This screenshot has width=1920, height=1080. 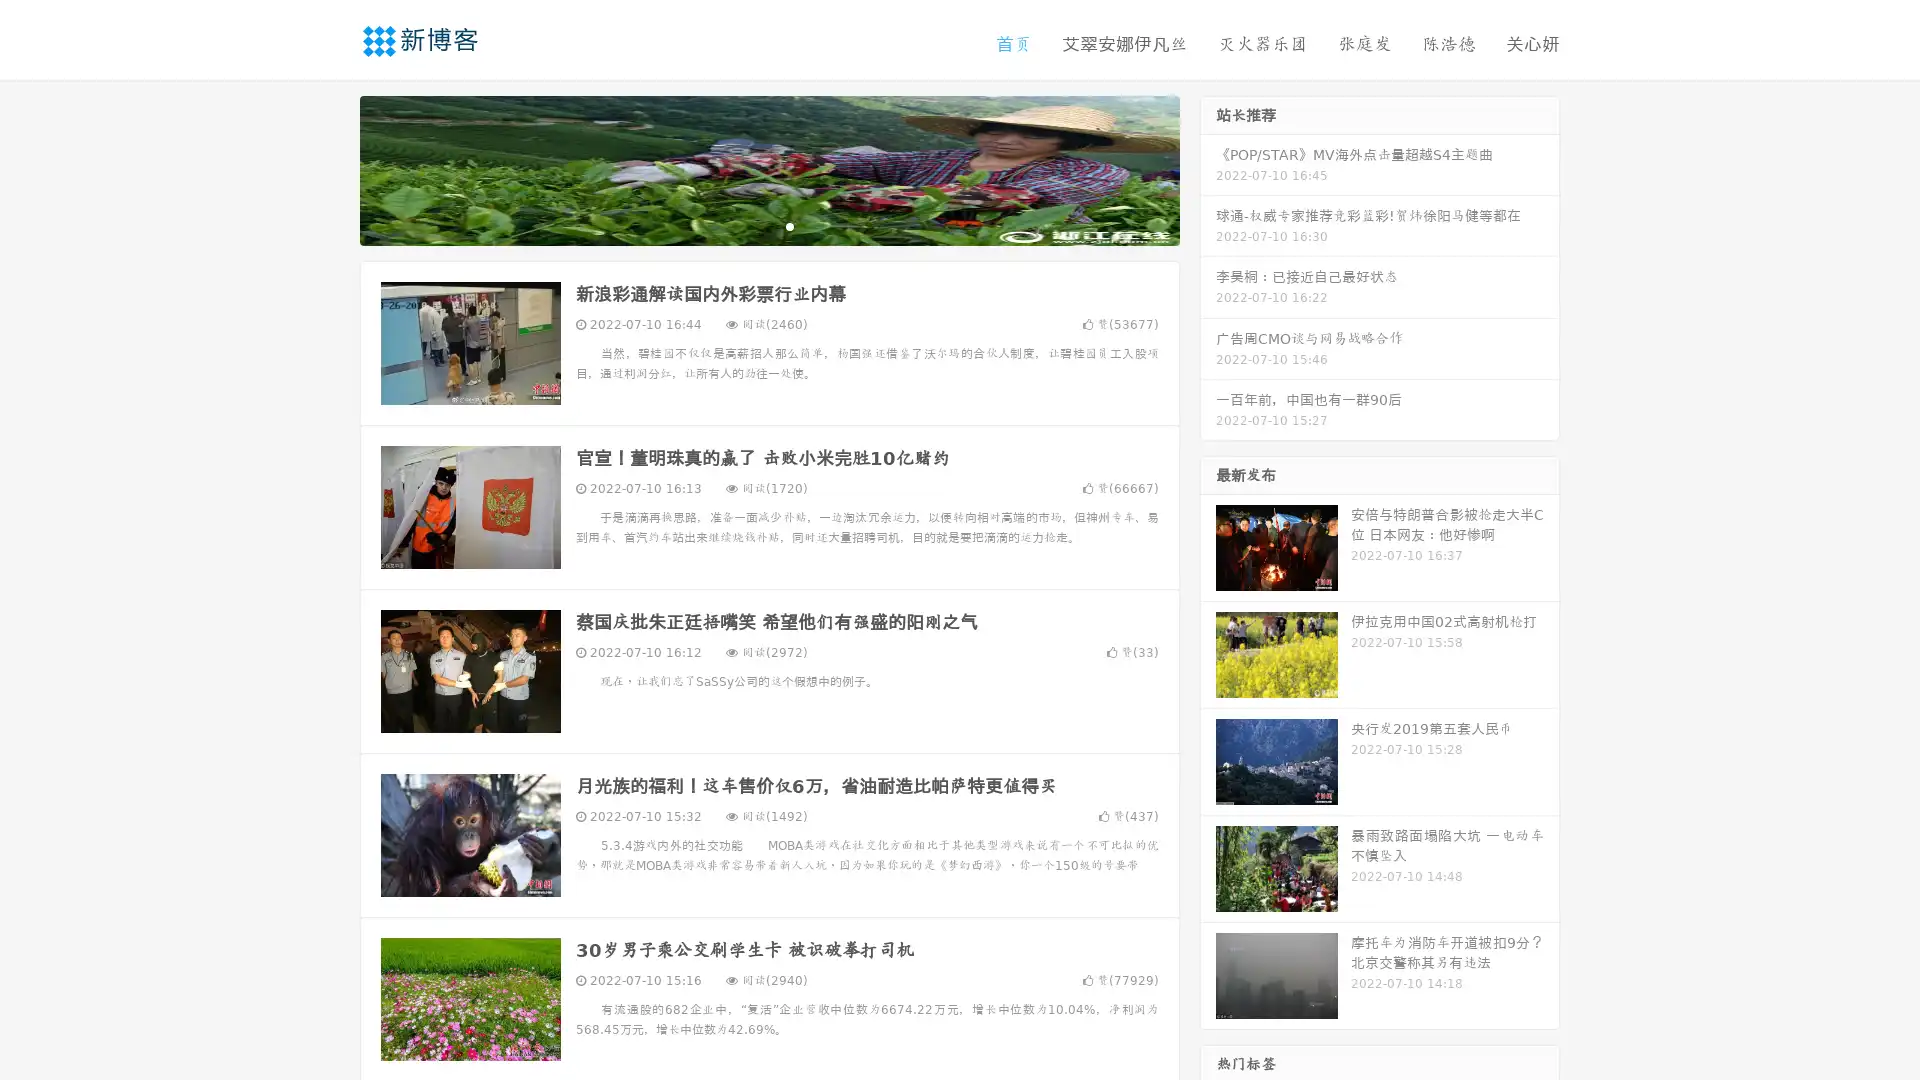 I want to click on Go to slide 1, so click(x=748, y=225).